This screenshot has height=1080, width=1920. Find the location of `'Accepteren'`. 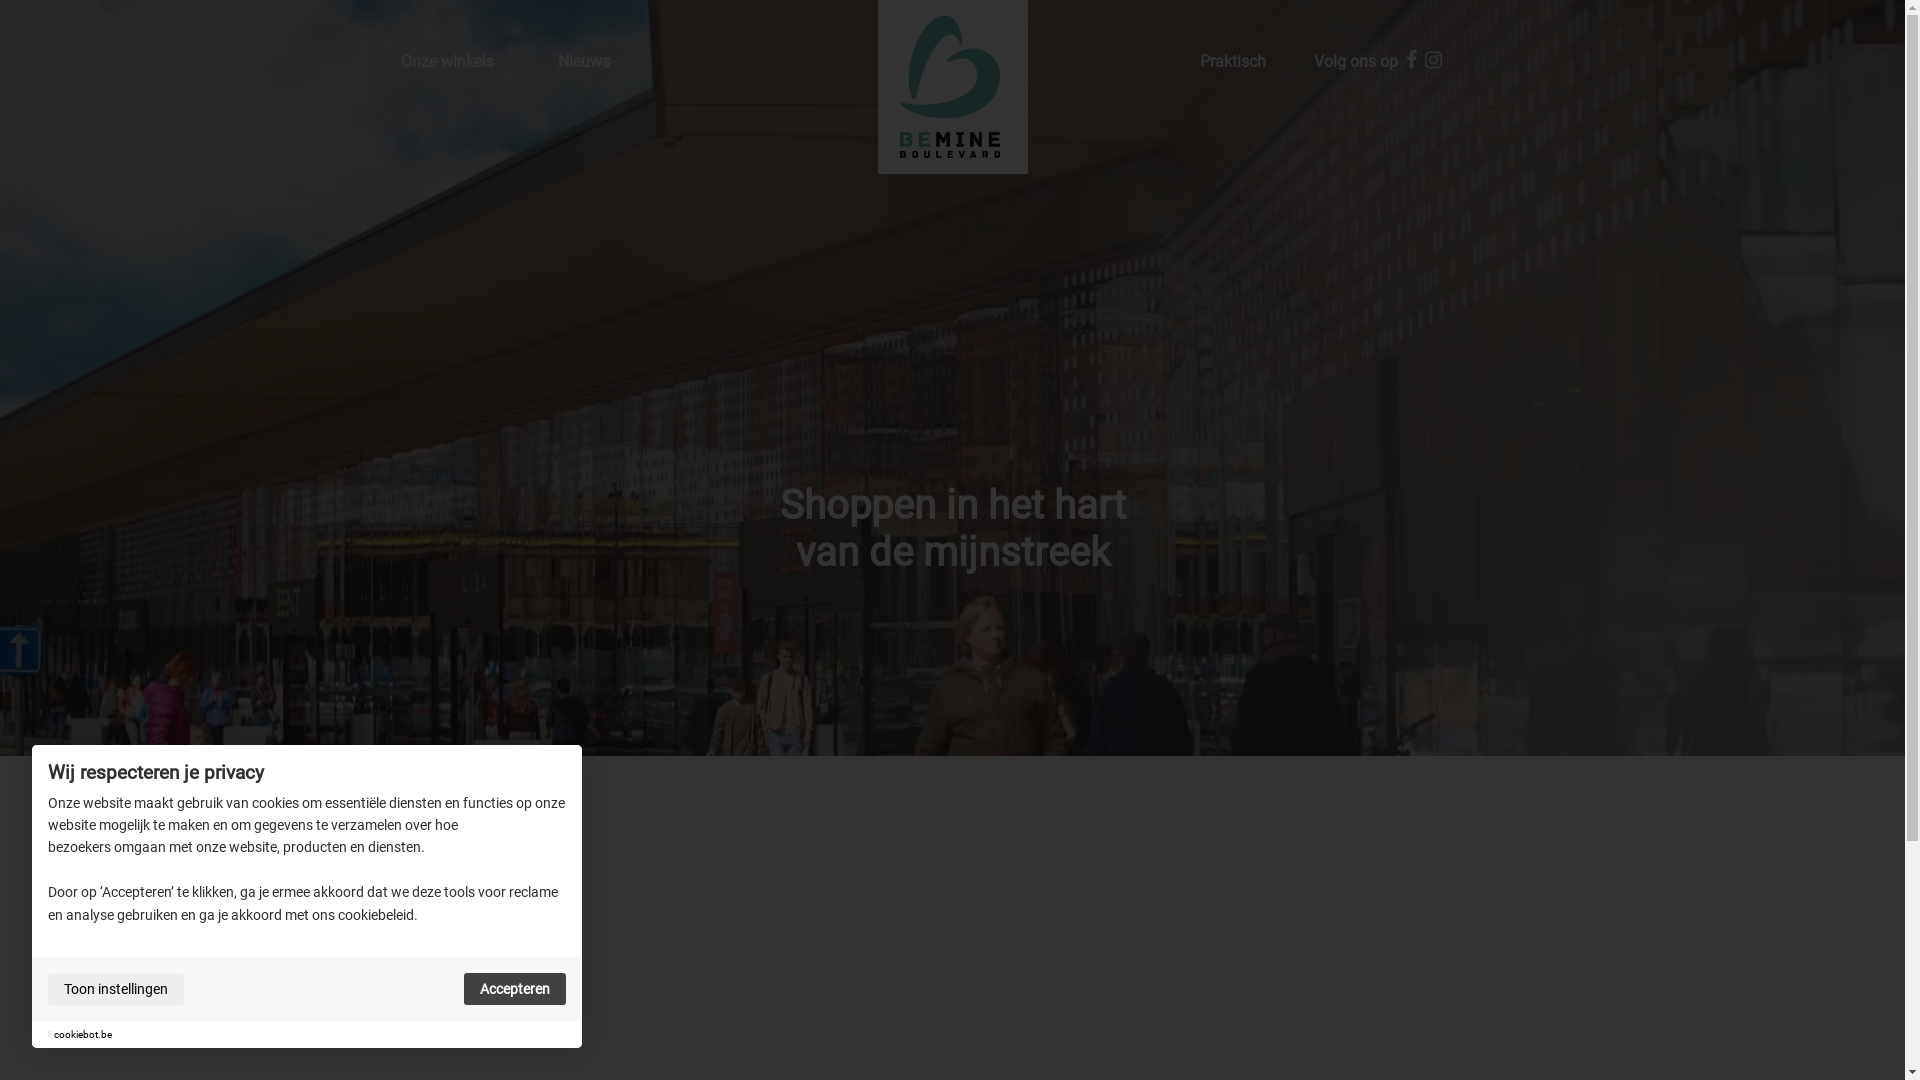

'Accepteren' is located at coordinates (514, 987).